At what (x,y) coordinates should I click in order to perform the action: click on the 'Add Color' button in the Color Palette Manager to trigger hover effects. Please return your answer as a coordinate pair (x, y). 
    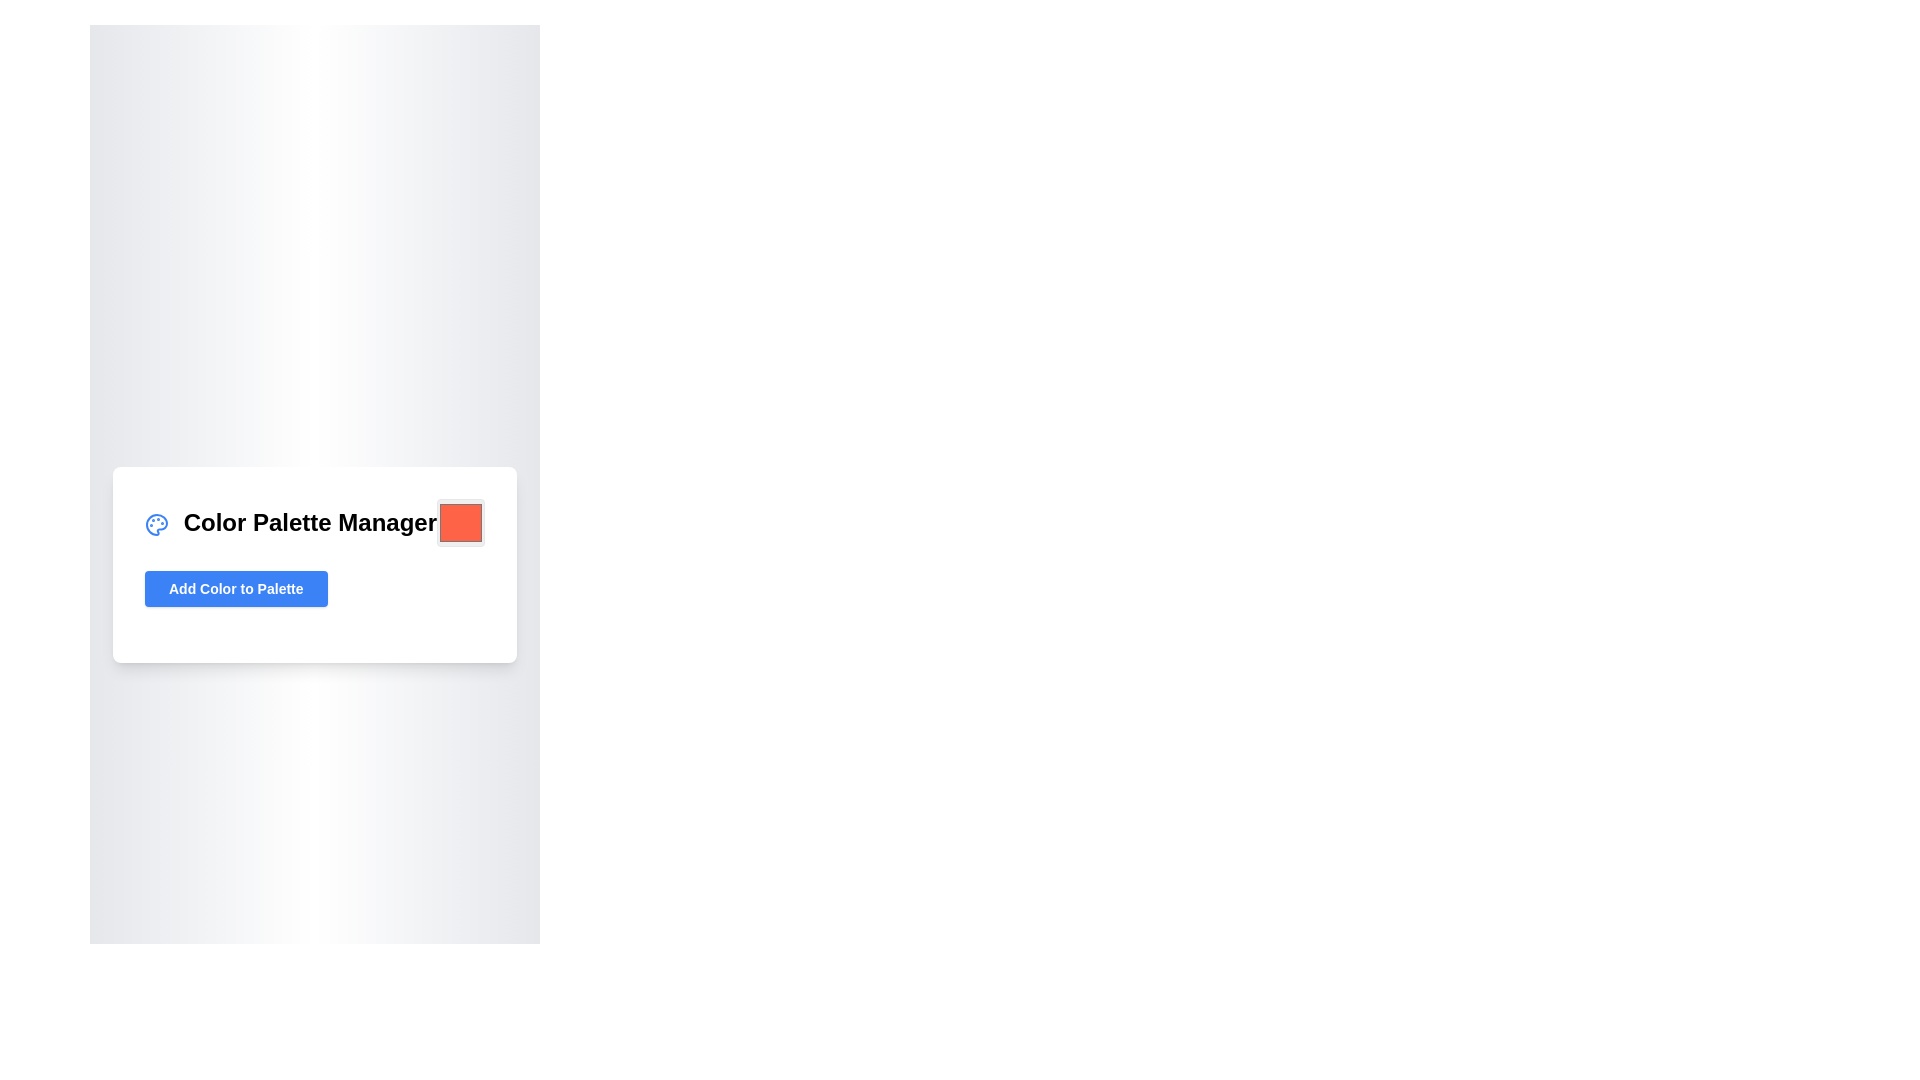
    Looking at the image, I should click on (236, 588).